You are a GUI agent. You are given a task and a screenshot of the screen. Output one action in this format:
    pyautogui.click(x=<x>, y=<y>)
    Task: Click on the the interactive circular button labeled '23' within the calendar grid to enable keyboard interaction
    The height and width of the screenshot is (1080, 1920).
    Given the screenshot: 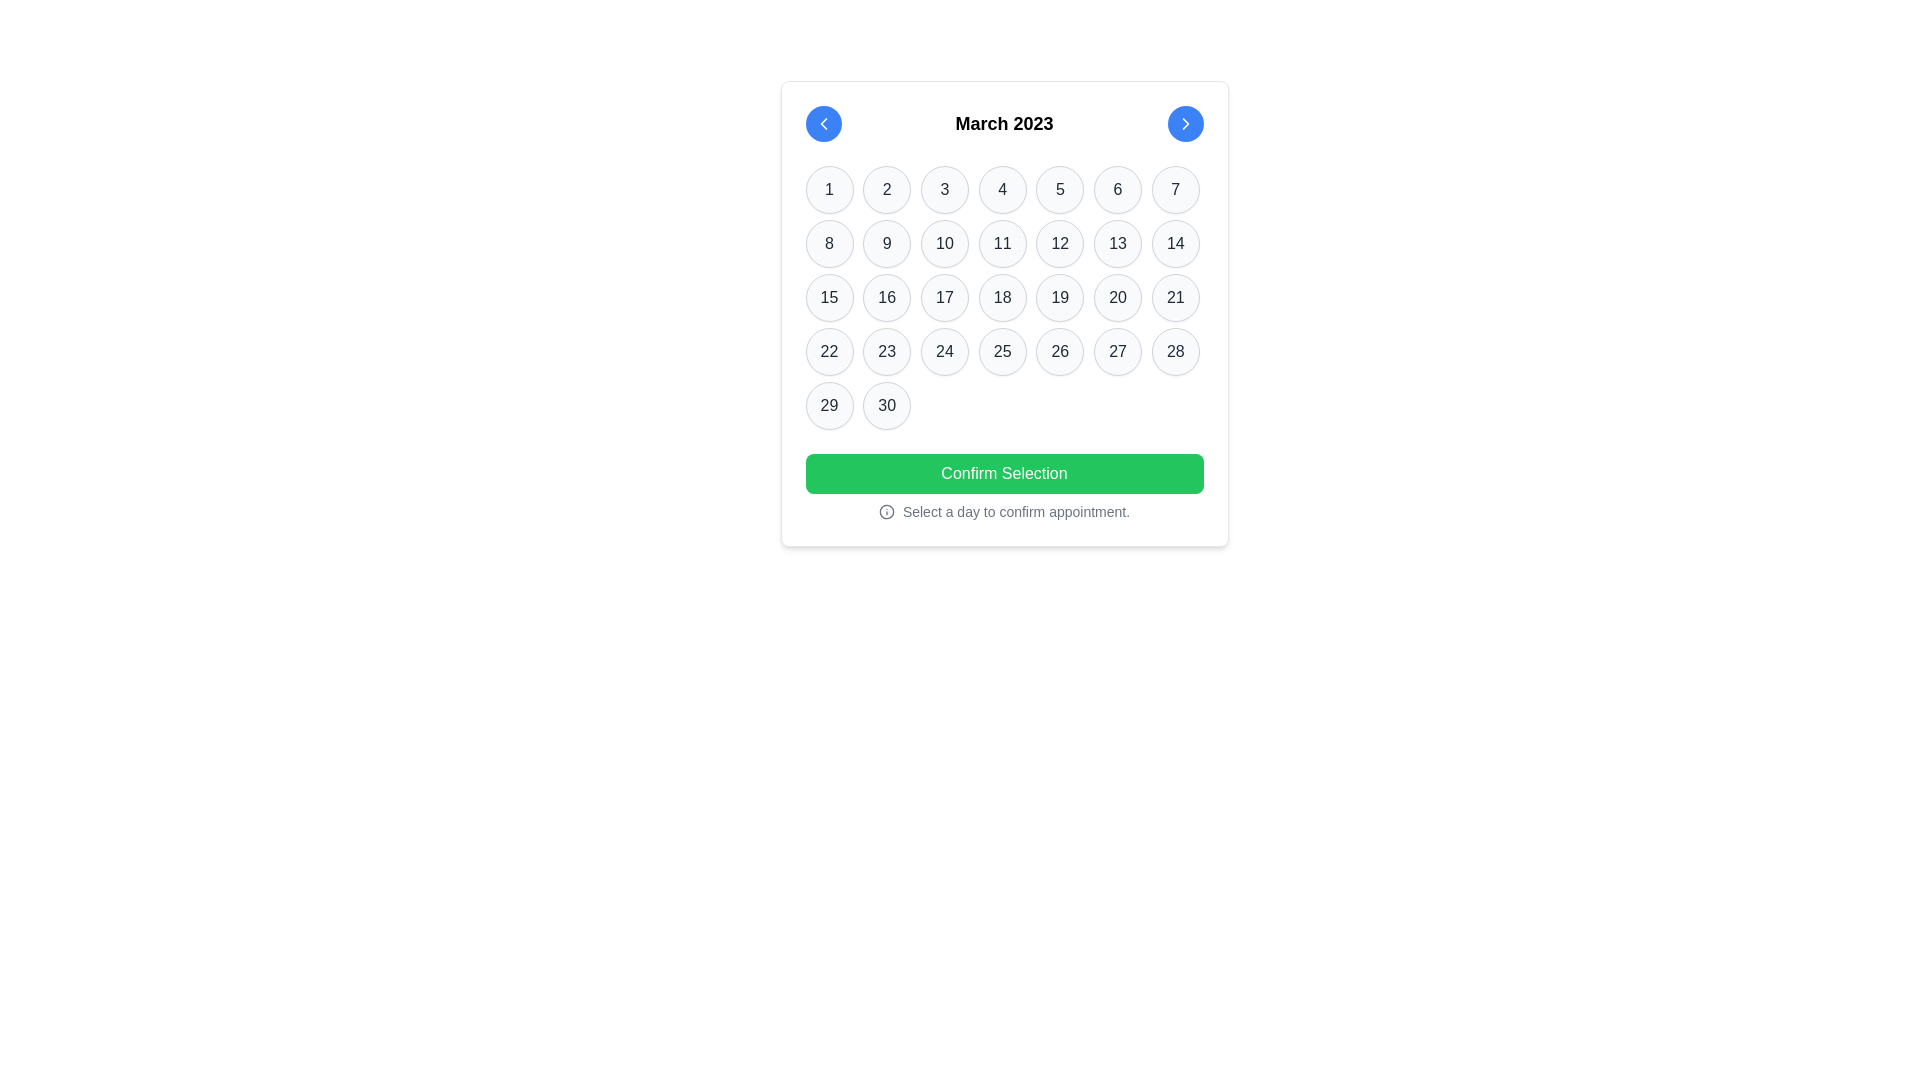 What is the action you would take?
    pyautogui.click(x=886, y=350)
    